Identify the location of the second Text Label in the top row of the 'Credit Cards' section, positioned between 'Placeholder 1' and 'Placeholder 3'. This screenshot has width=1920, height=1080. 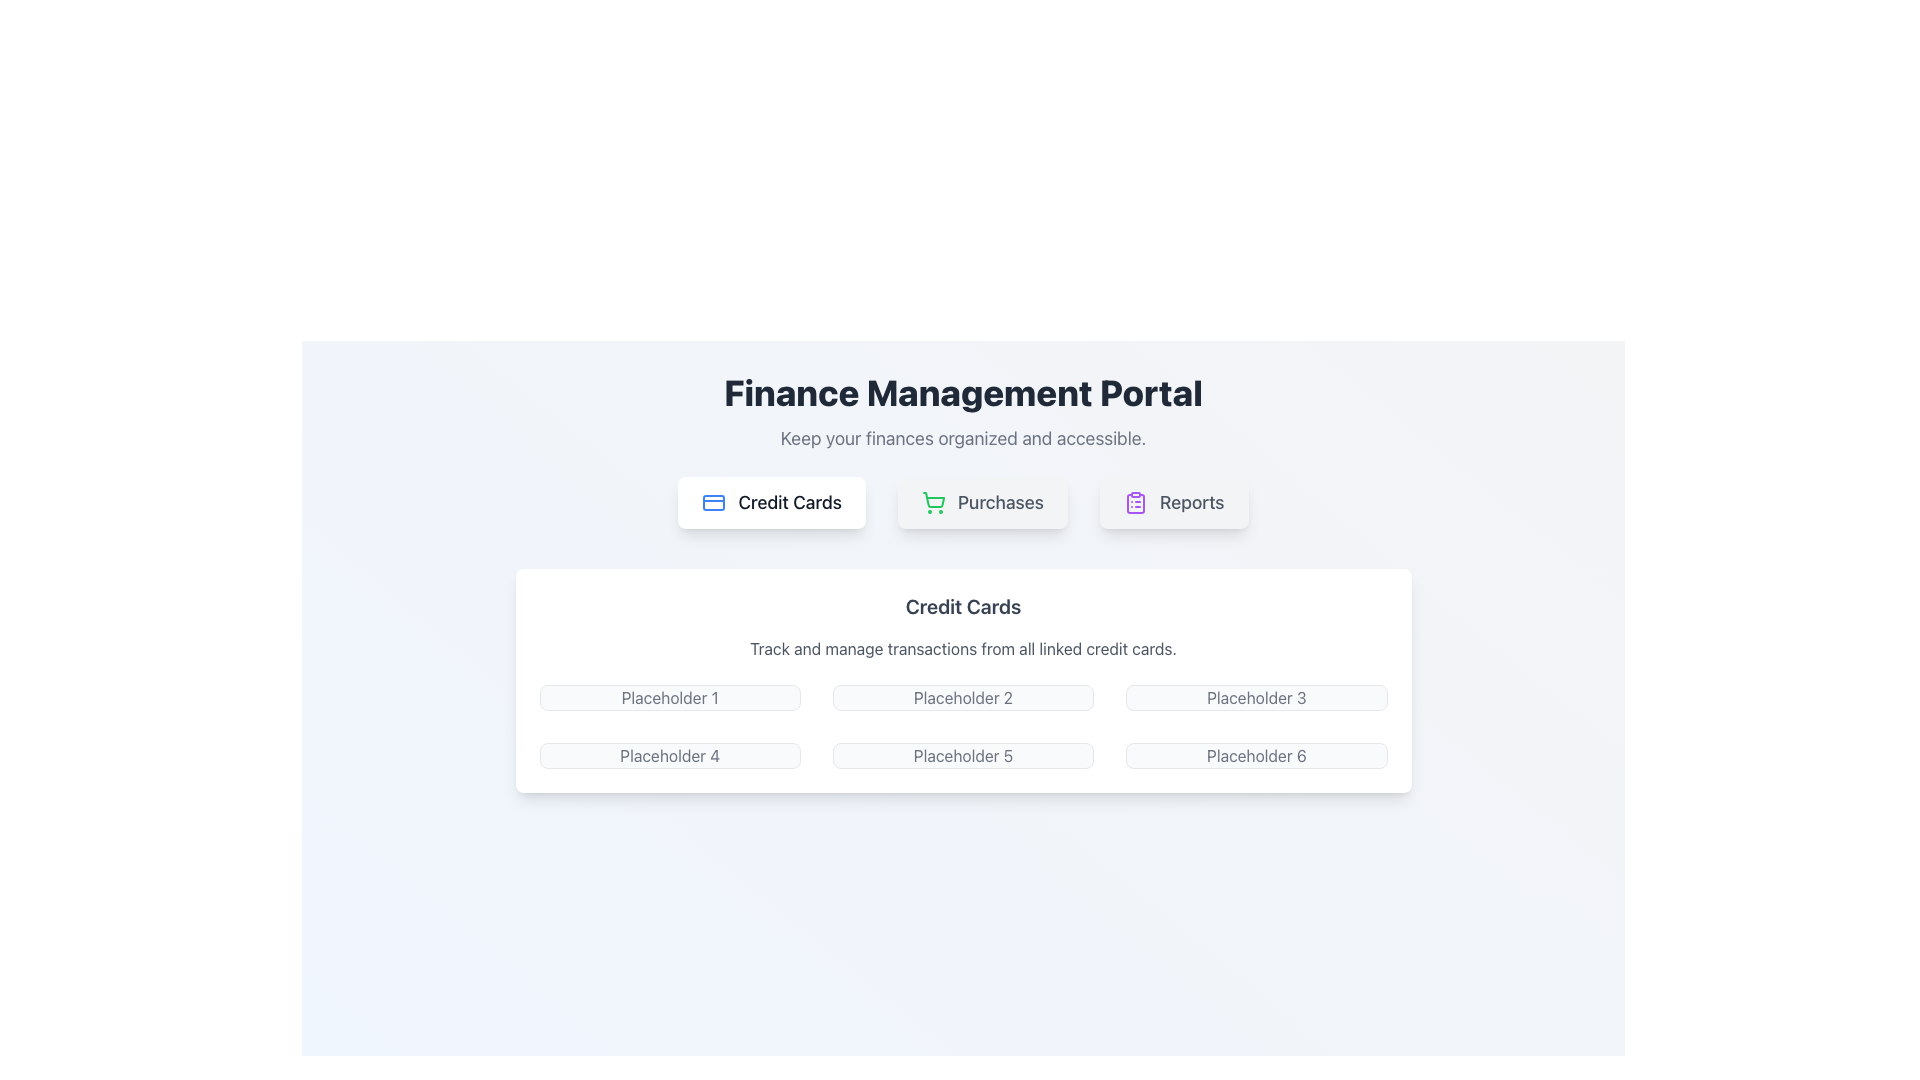
(963, 697).